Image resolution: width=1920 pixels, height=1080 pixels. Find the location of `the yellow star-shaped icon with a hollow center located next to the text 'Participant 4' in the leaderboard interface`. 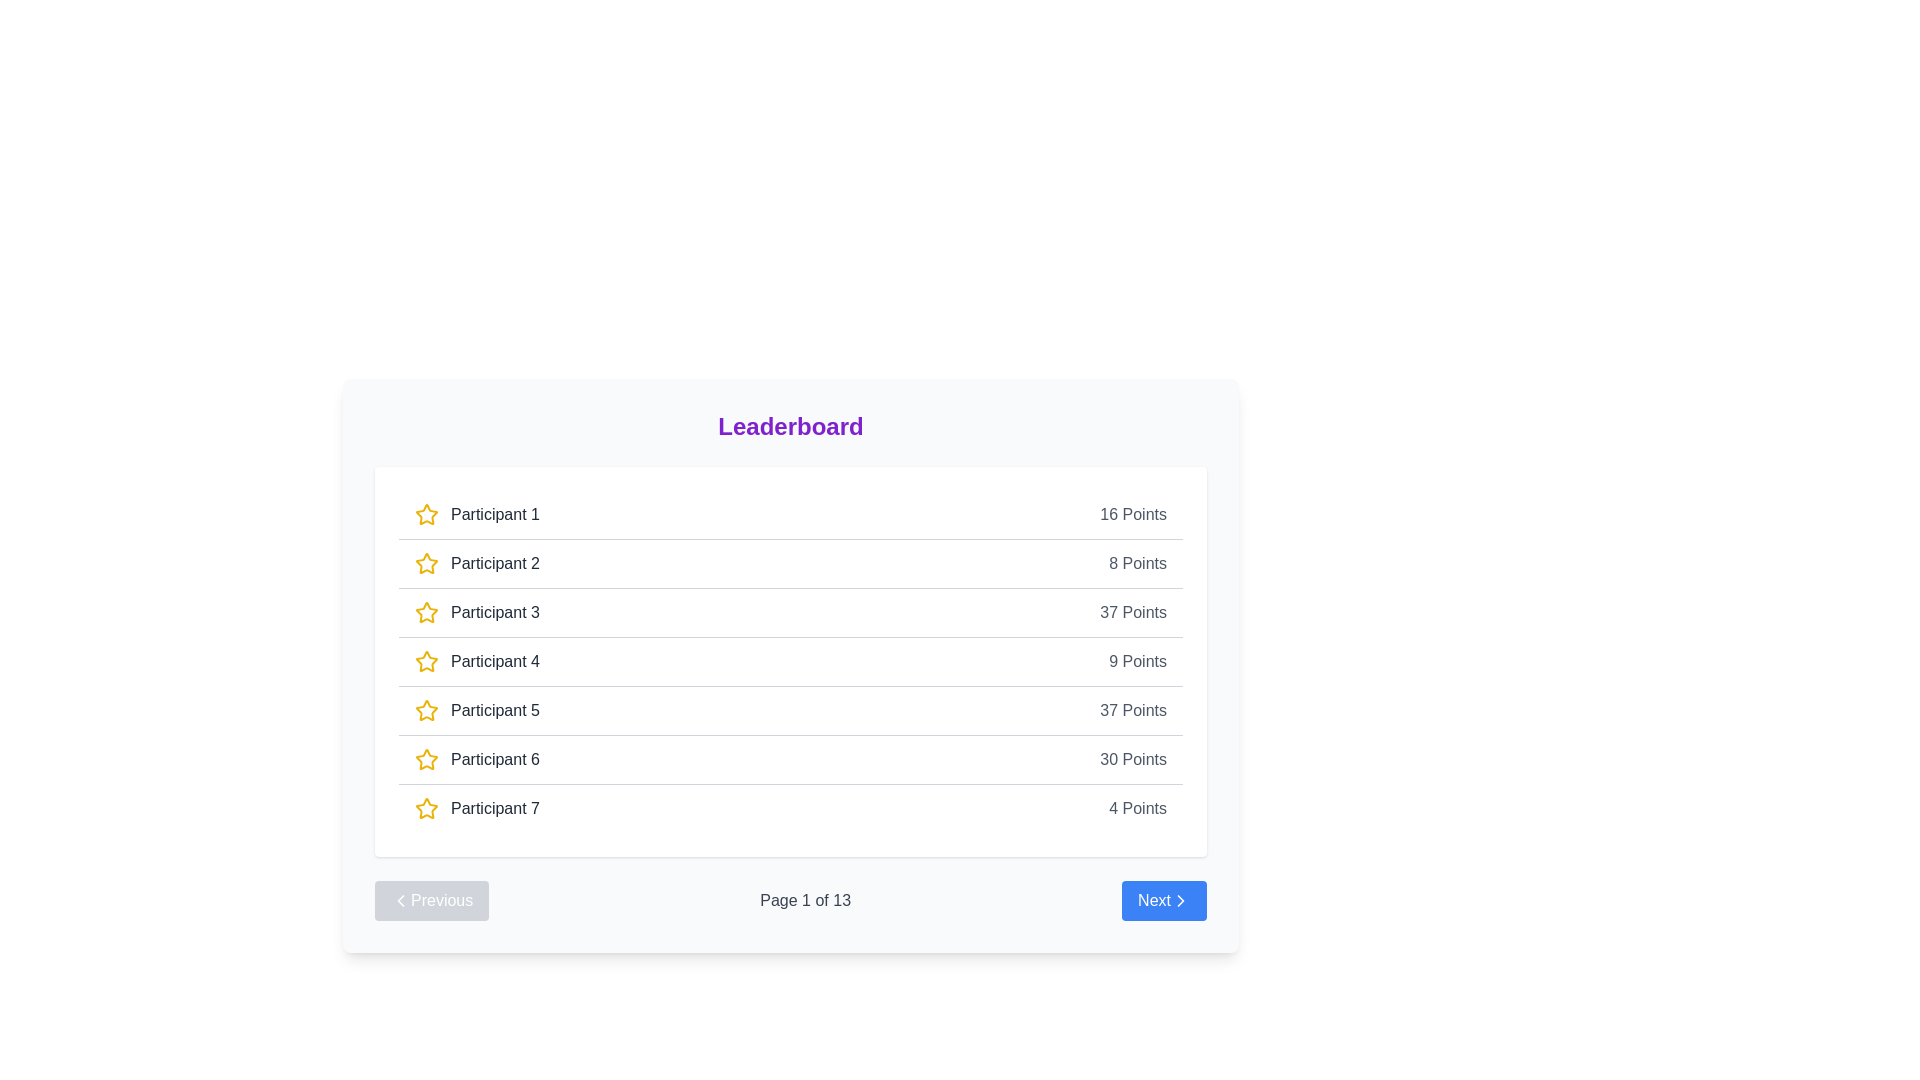

the yellow star-shaped icon with a hollow center located next to the text 'Participant 4' in the leaderboard interface is located at coordinates (426, 662).